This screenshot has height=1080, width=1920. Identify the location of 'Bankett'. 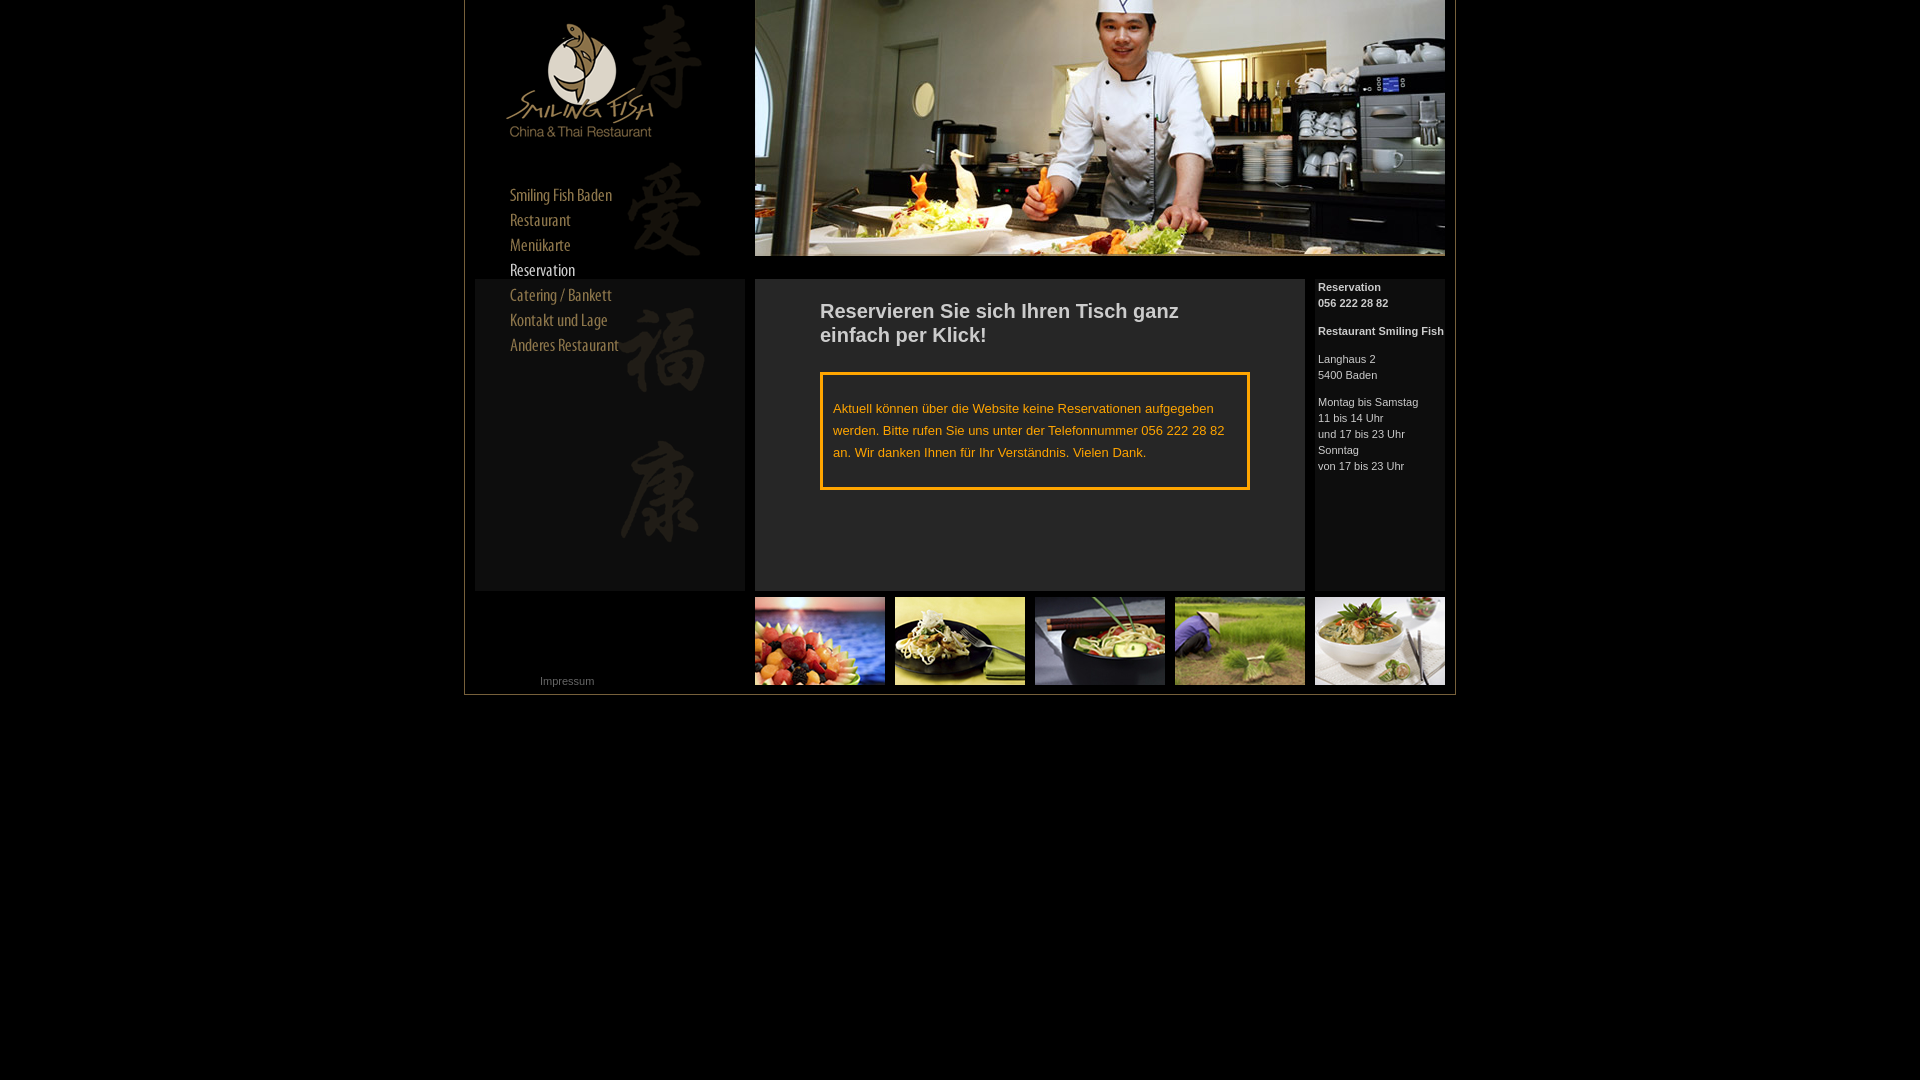
(579, 296).